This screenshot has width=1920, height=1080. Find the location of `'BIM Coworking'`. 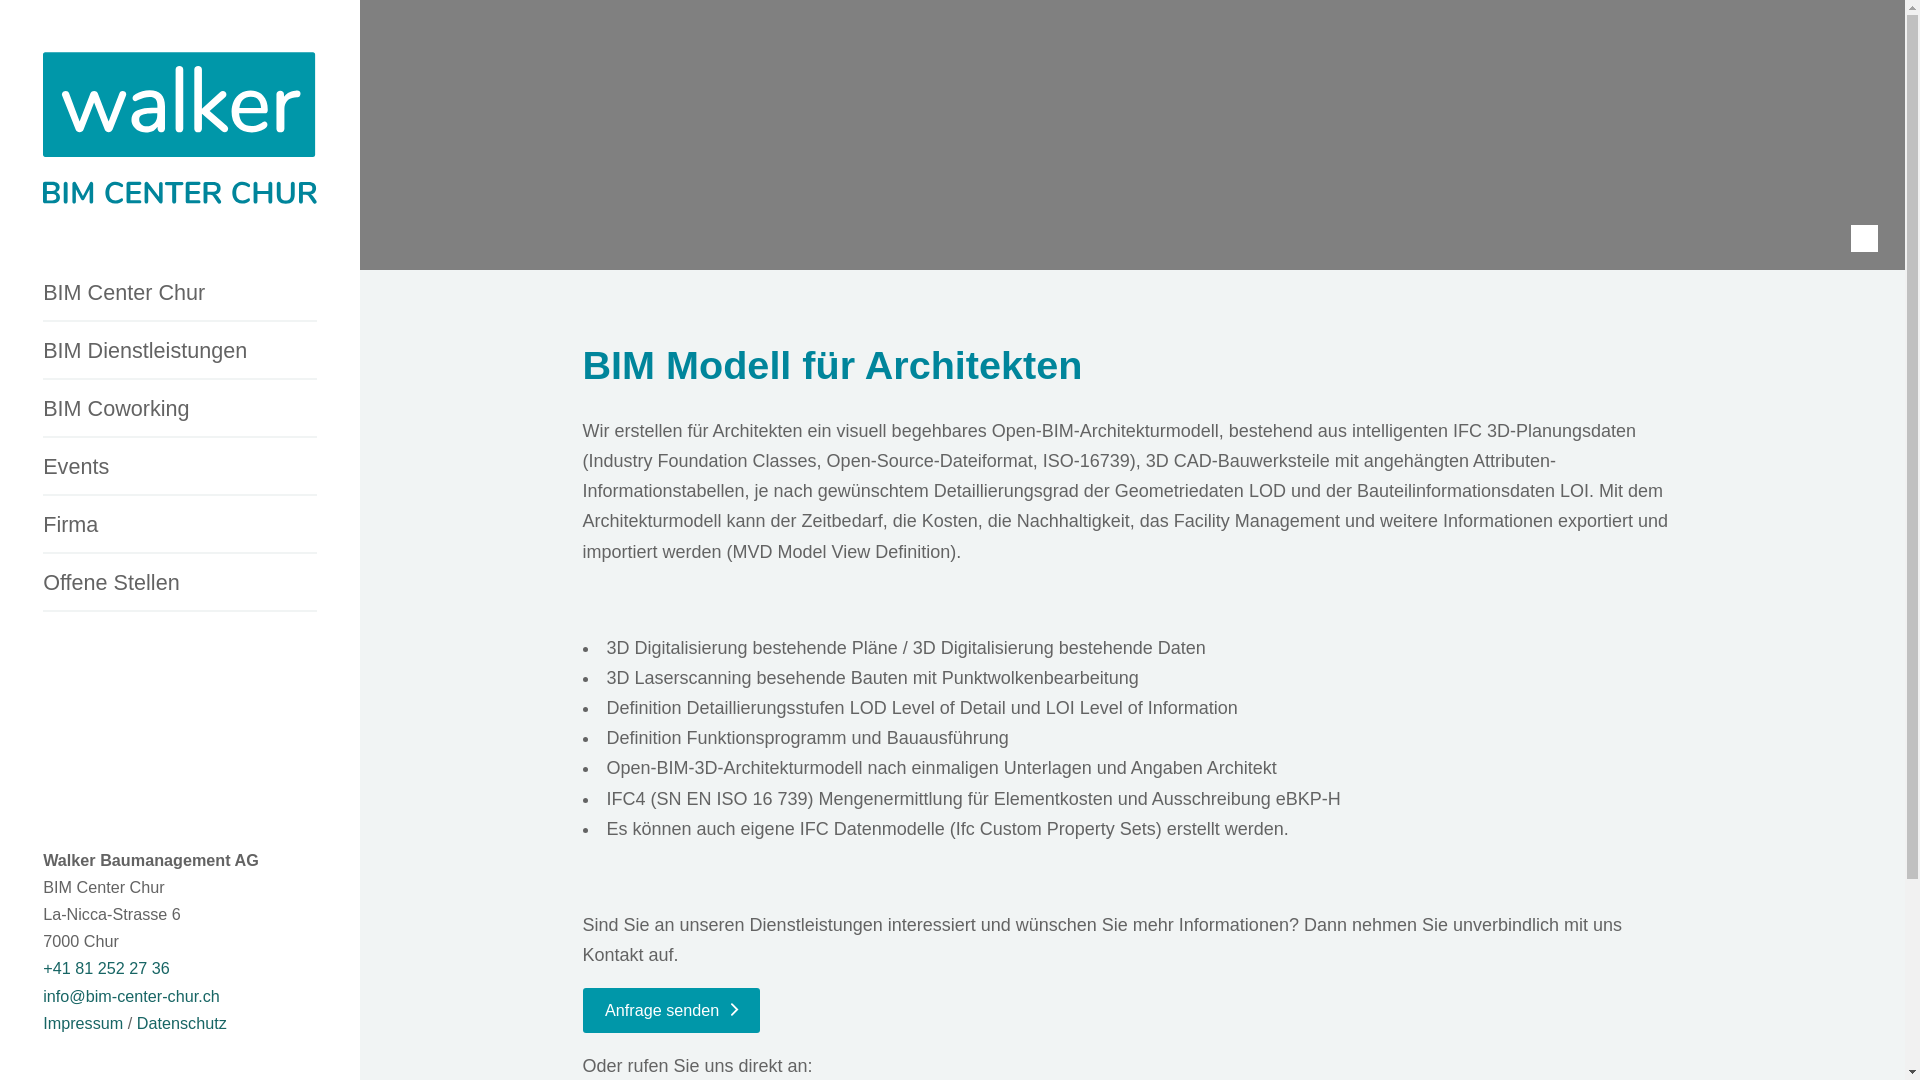

'BIM Coworking' is located at coordinates (180, 408).